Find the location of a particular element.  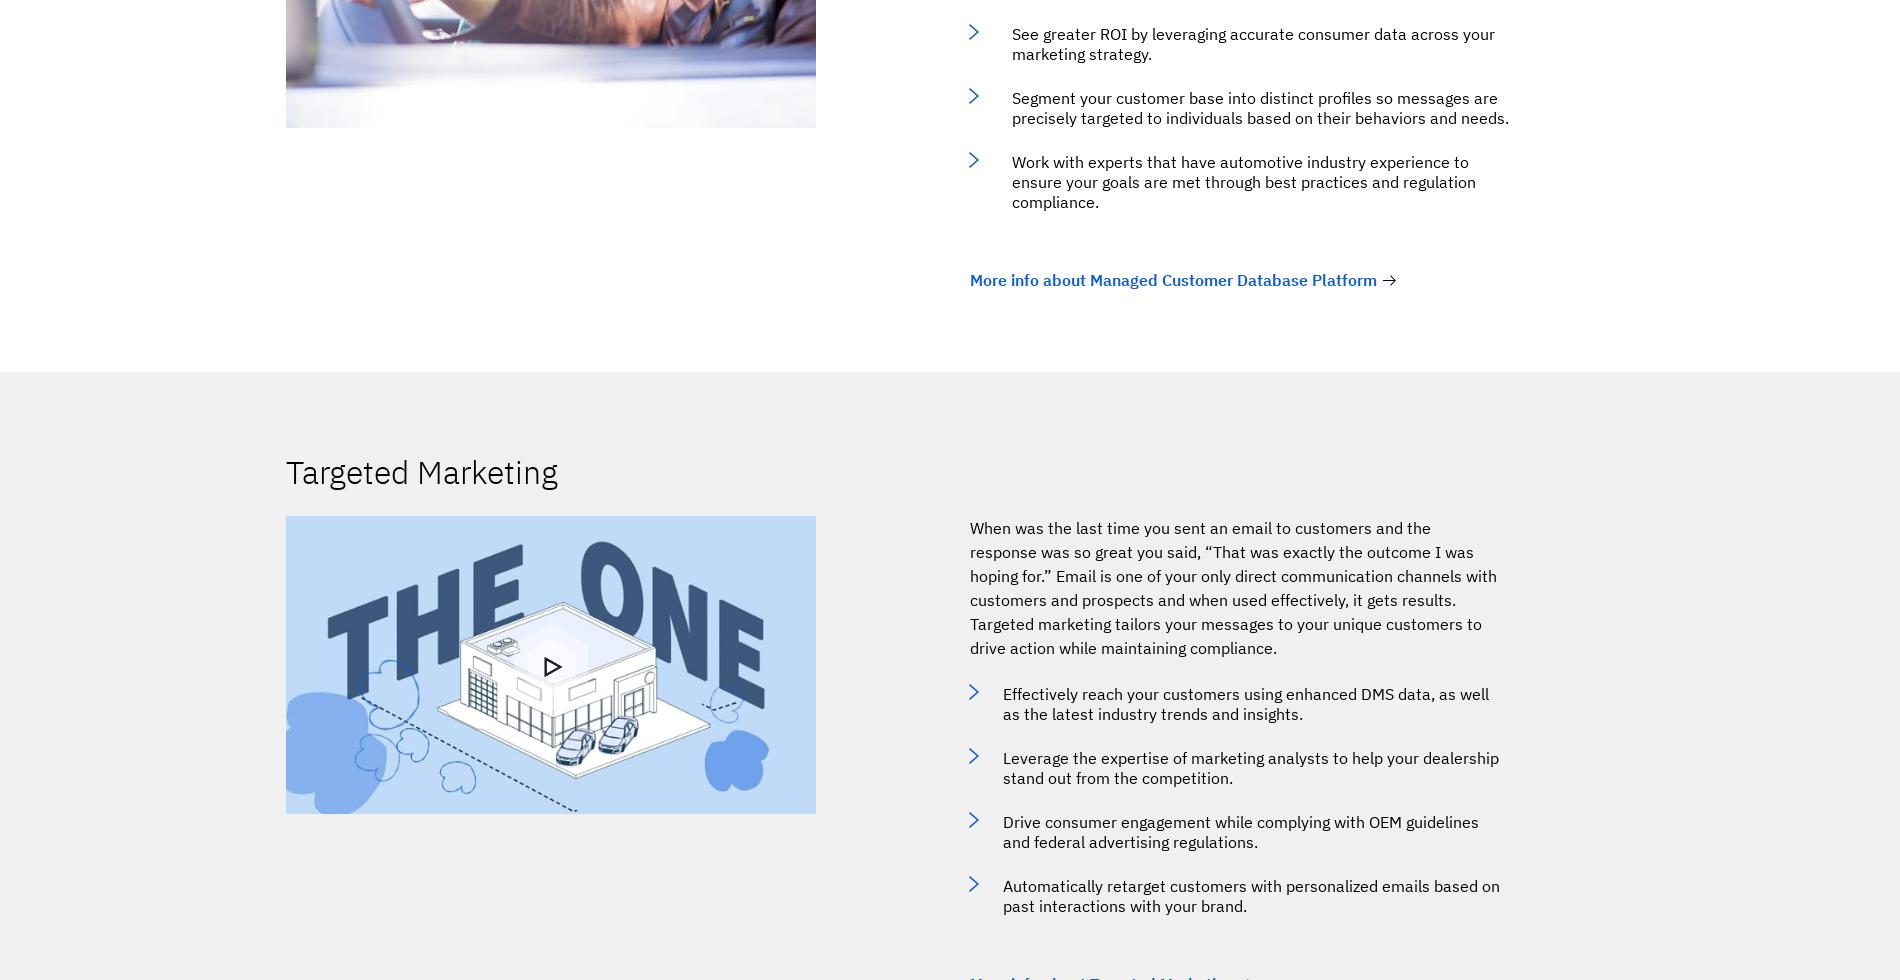

'Segment your customer base into distinct profiles so messages are precisely targeted to individuals based on their behaviors and needs.' is located at coordinates (1259, 107).